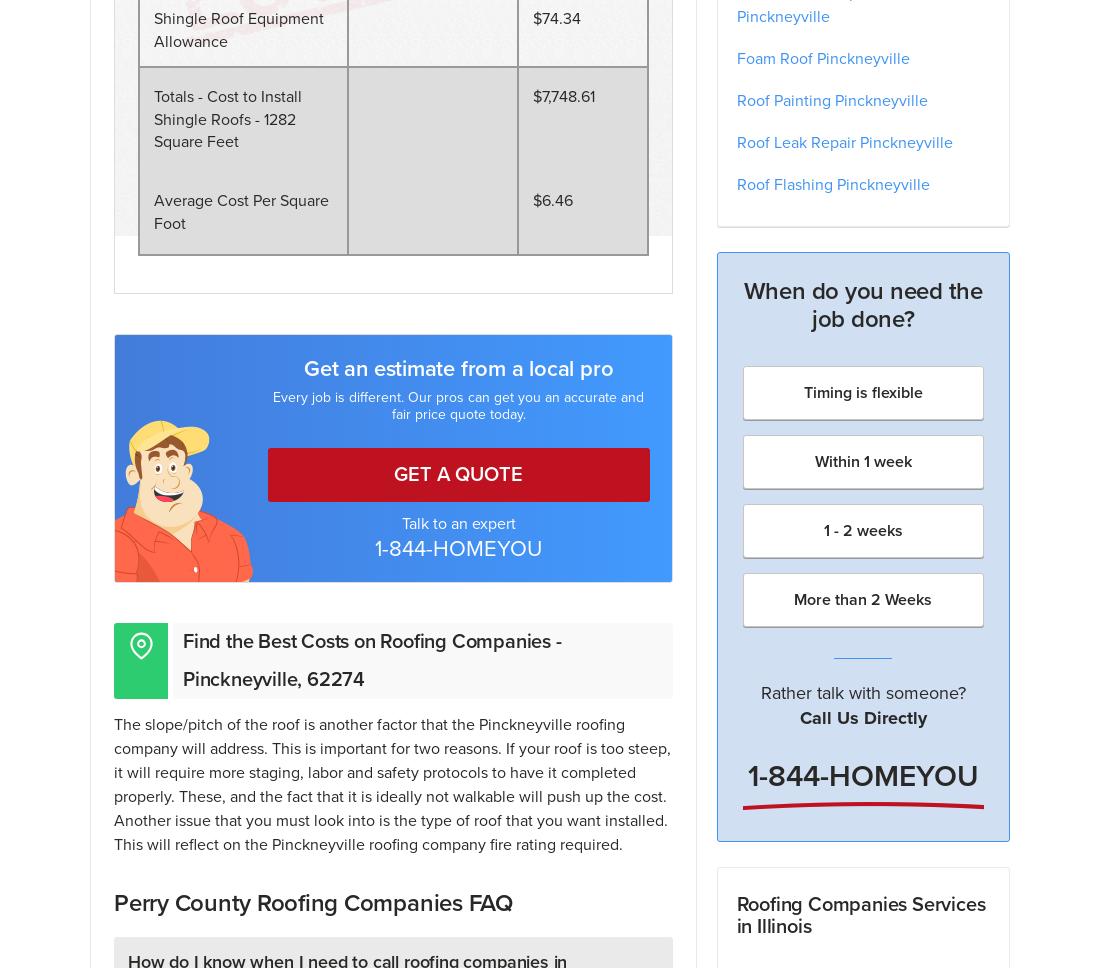  I want to click on 'Totals - Cost to Install Shingle Roofs - 1282 Square Feet', so click(228, 118).